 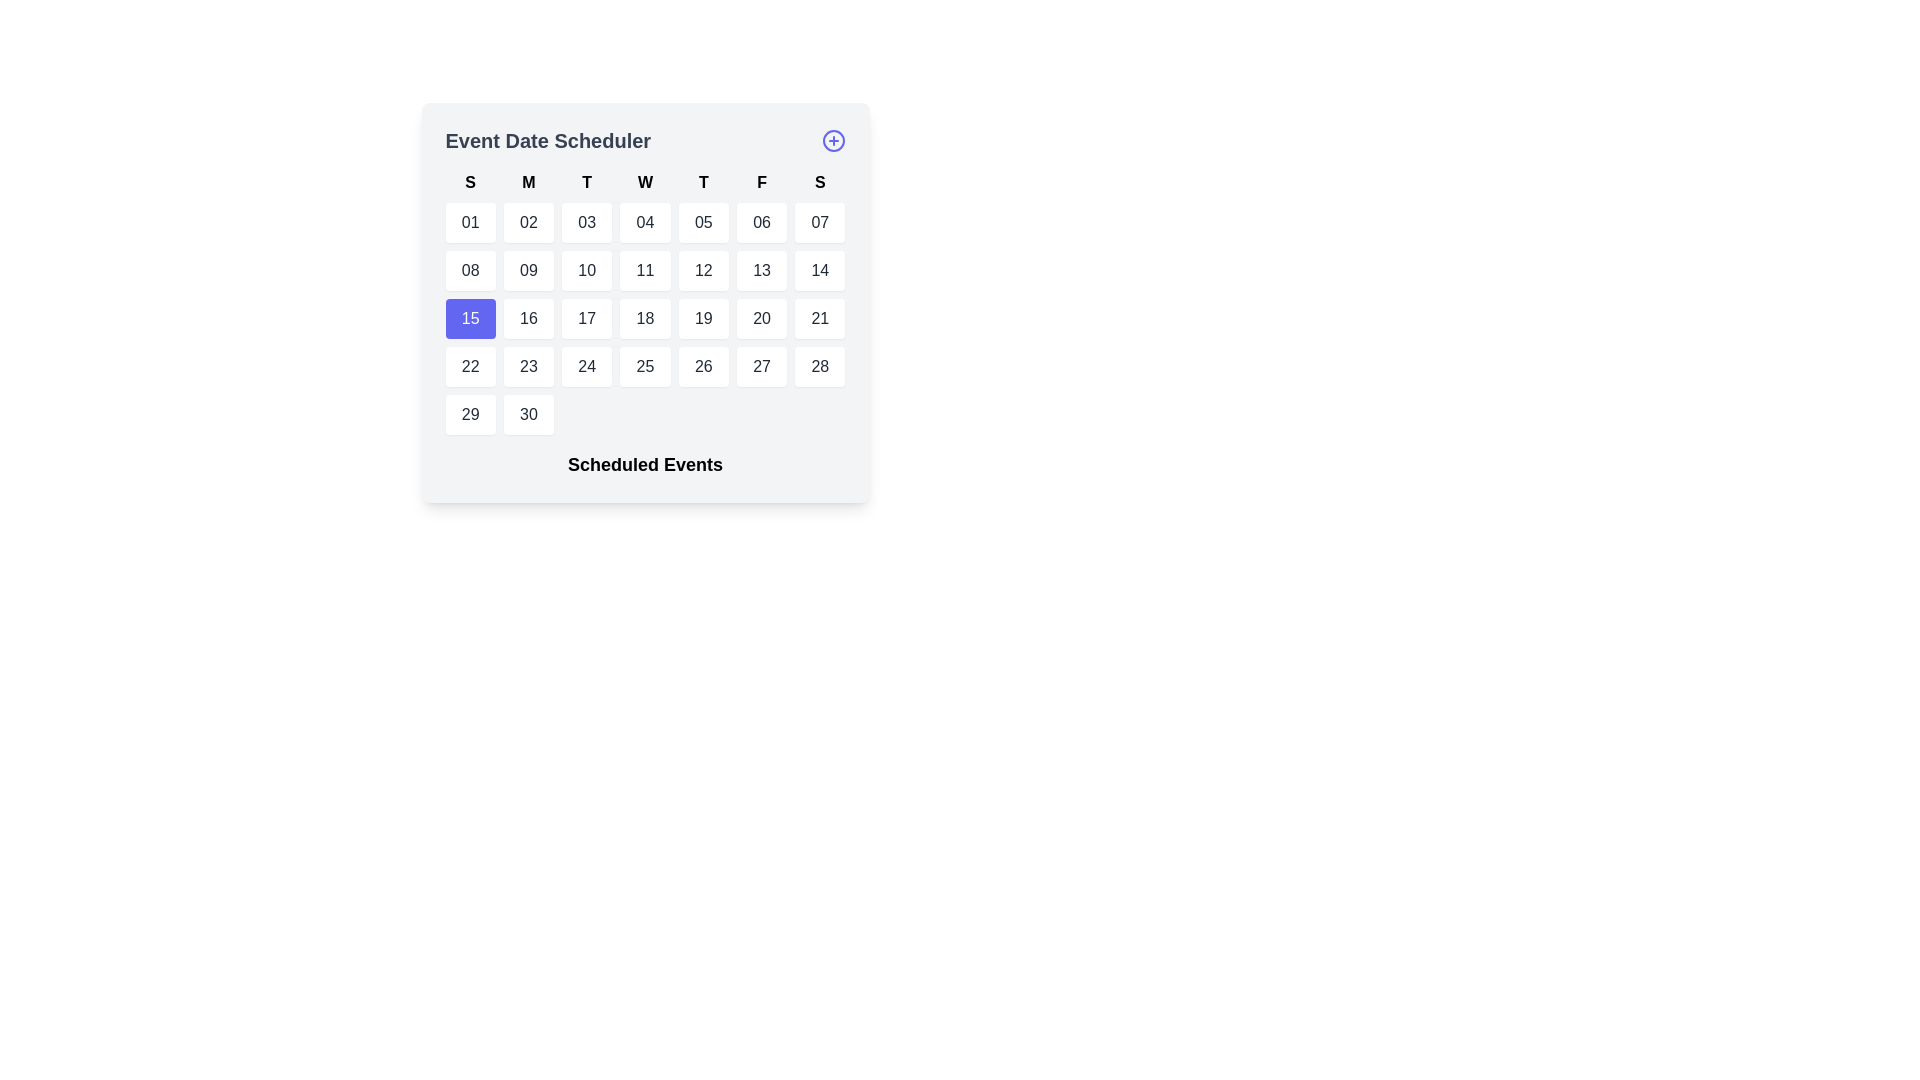 What do you see at coordinates (761, 318) in the screenshot?
I see `the selectable day button for the 20th in the calendar interface` at bounding box center [761, 318].